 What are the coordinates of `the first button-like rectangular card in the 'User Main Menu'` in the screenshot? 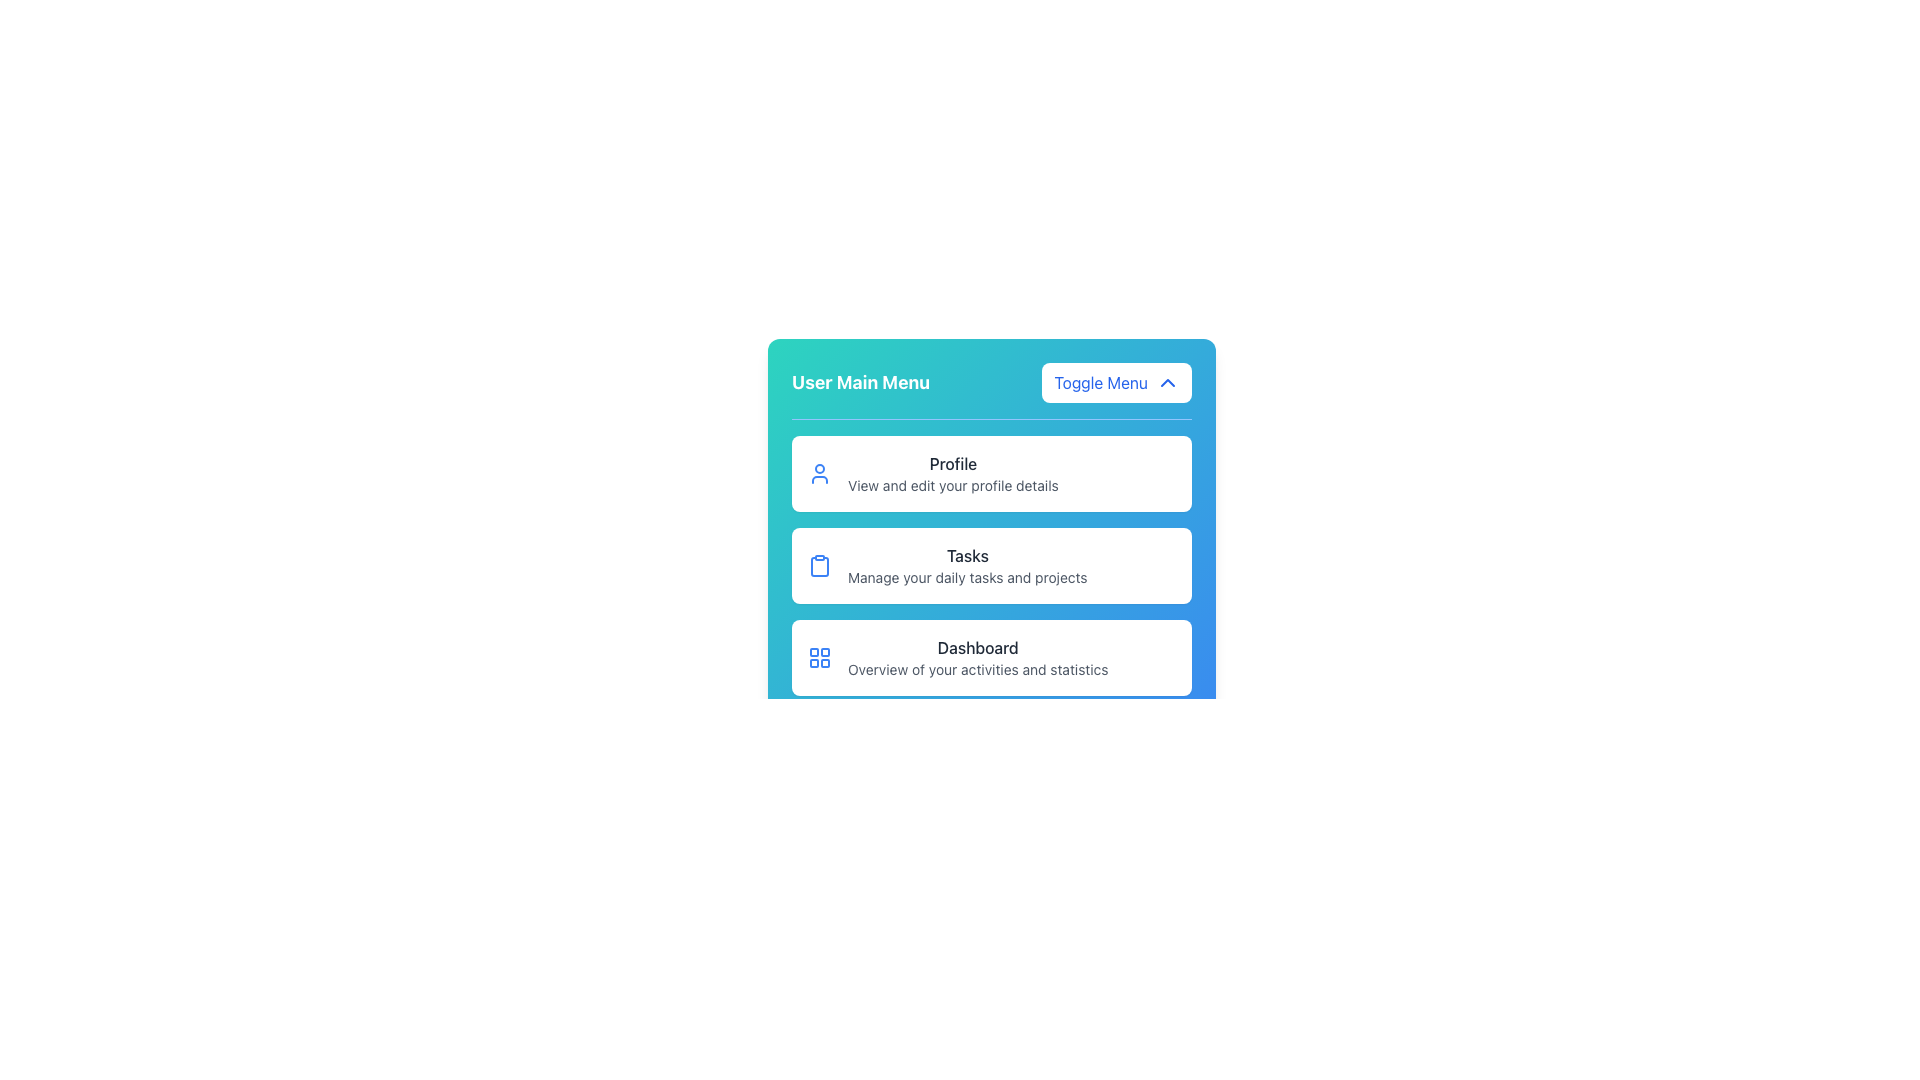 It's located at (992, 474).